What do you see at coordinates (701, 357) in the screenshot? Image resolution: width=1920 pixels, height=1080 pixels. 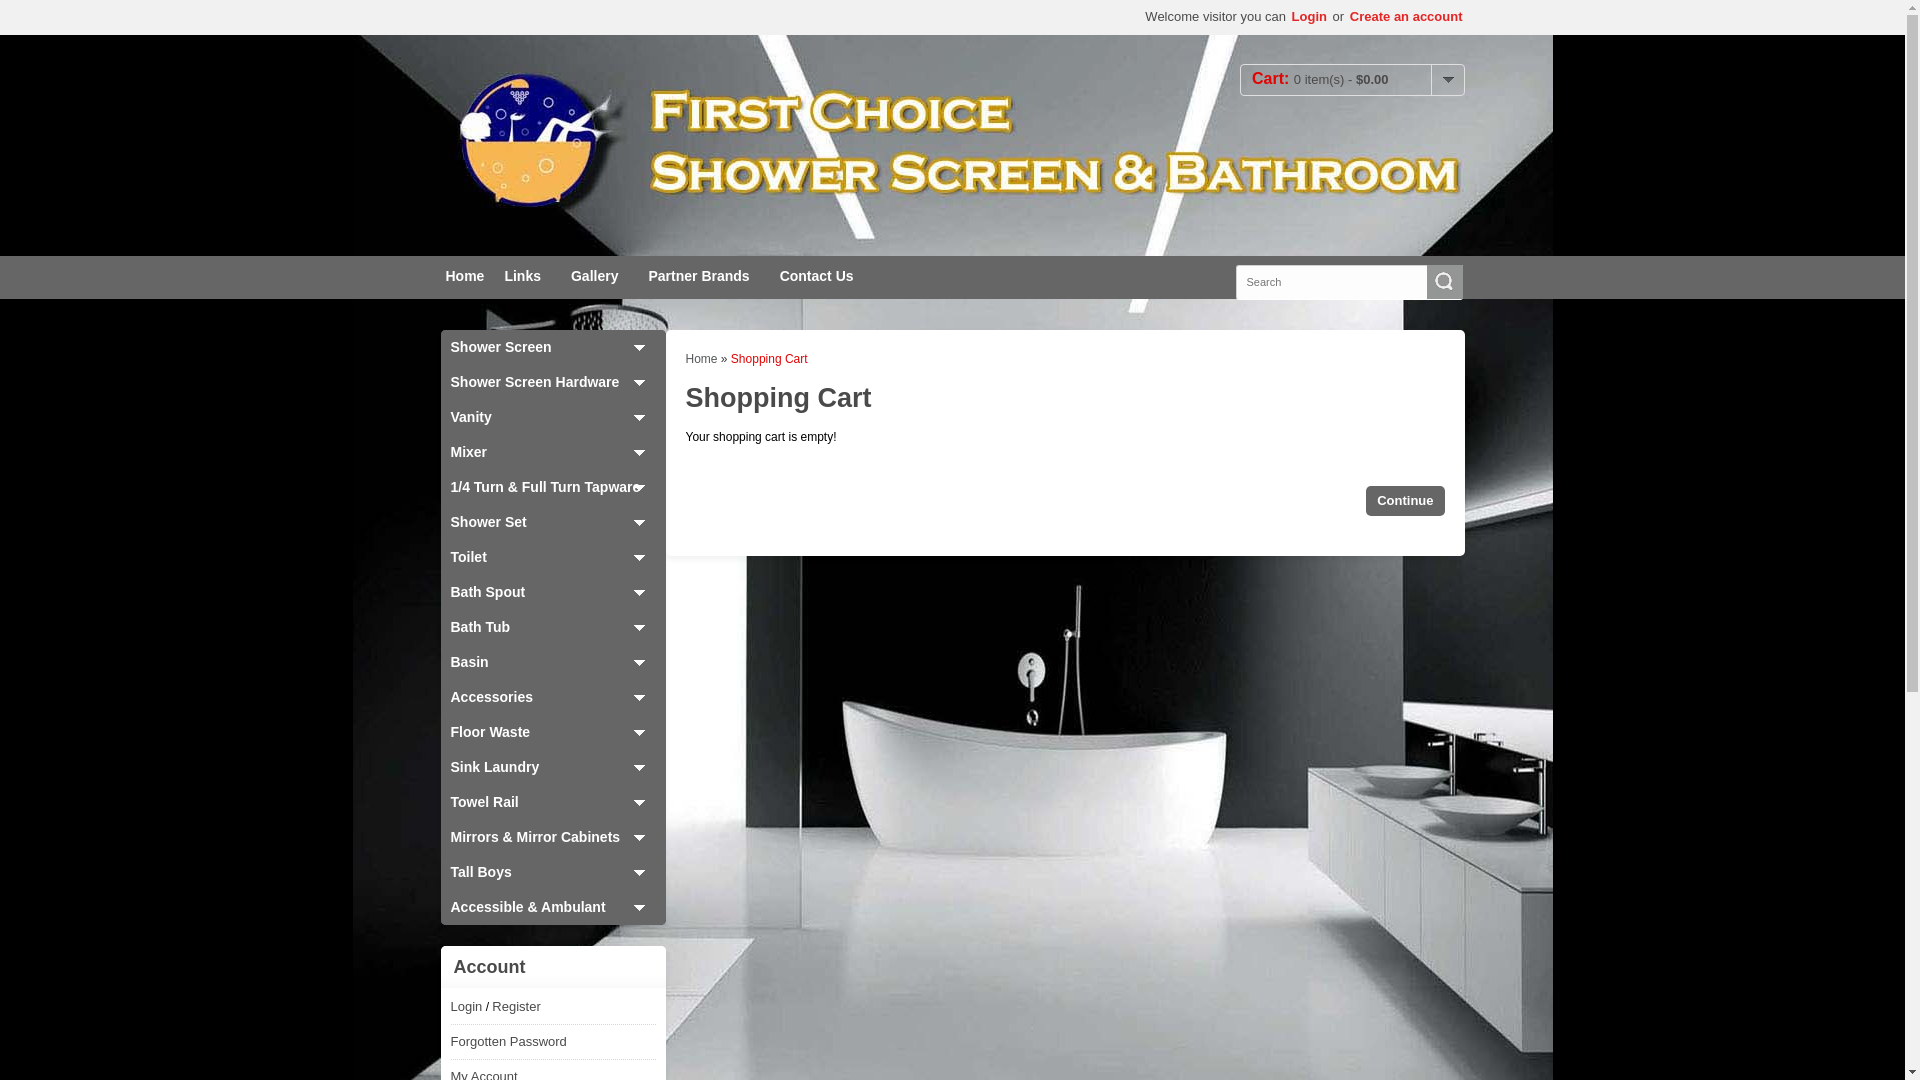 I see `'Home'` at bounding box center [701, 357].